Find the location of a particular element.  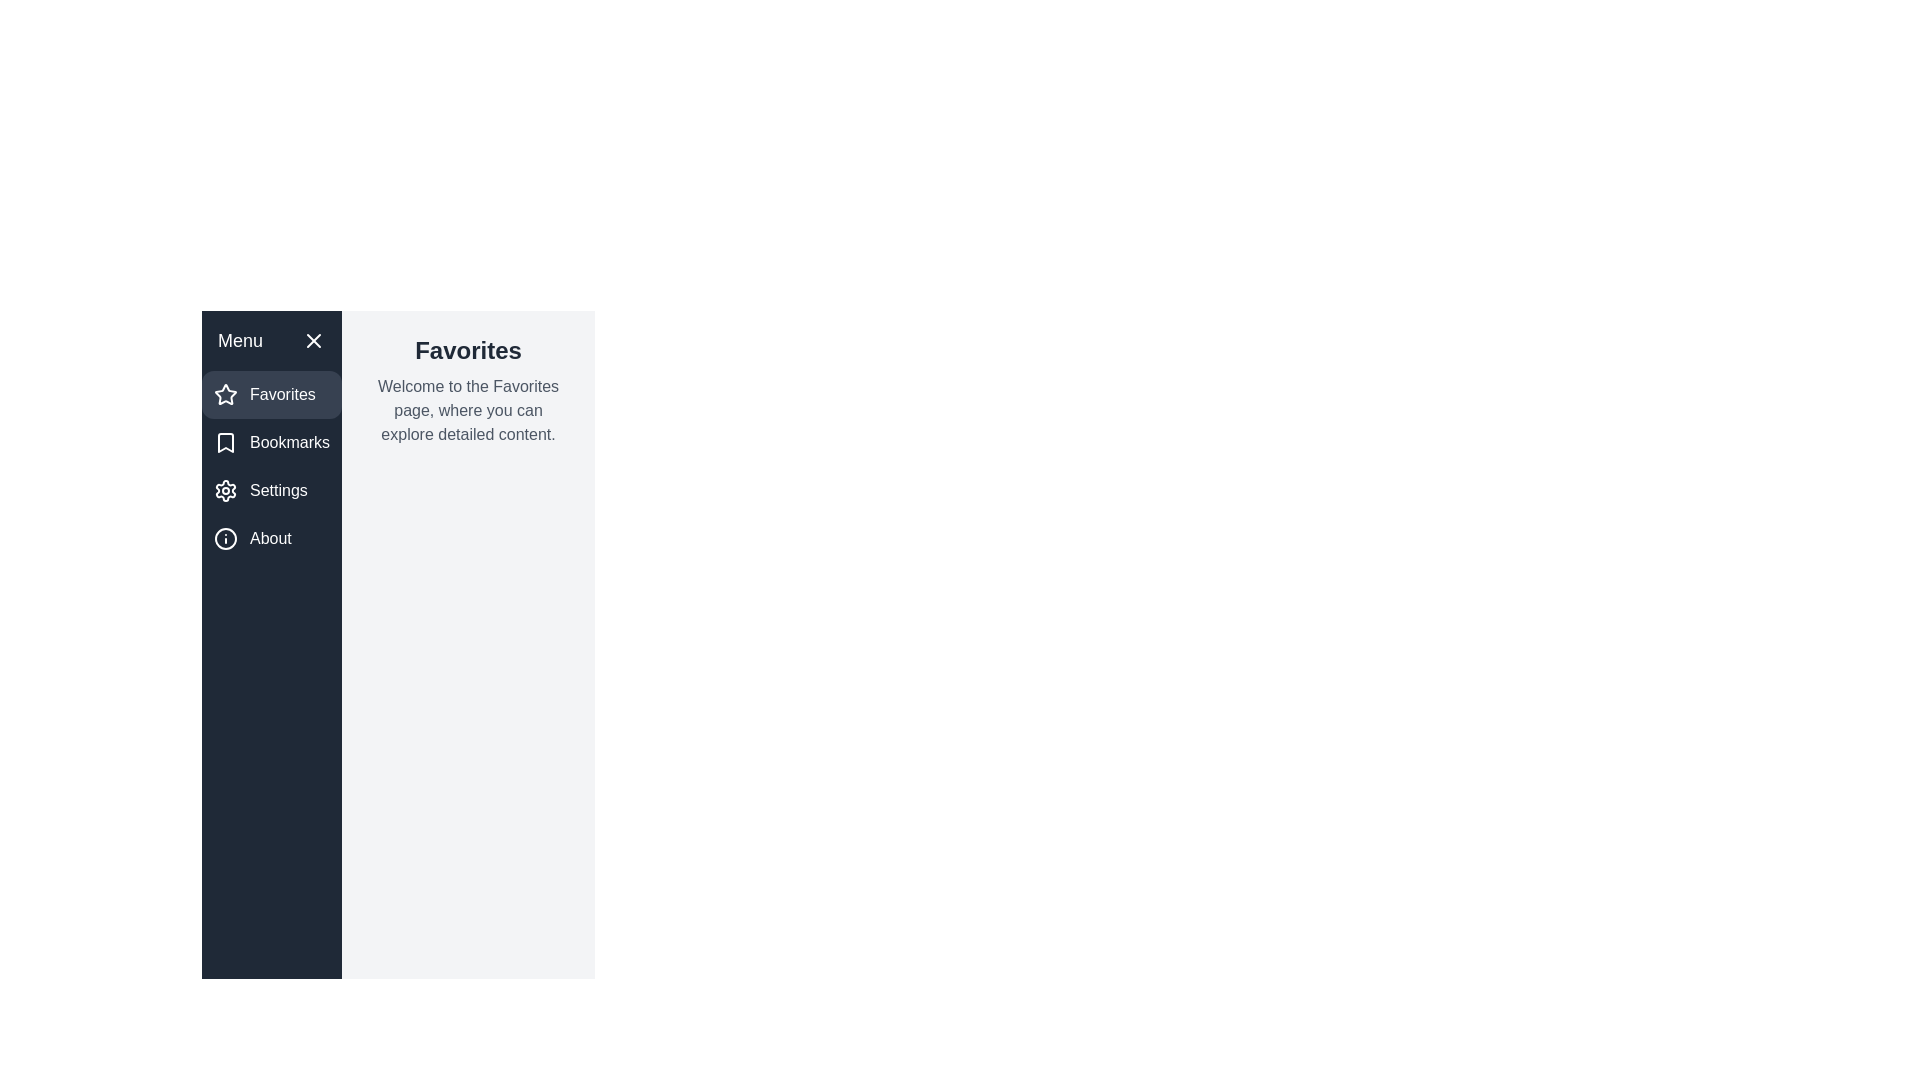

the 'Bookmarks' text label in the vertical menu on the left side of the interface is located at coordinates (289, 442).